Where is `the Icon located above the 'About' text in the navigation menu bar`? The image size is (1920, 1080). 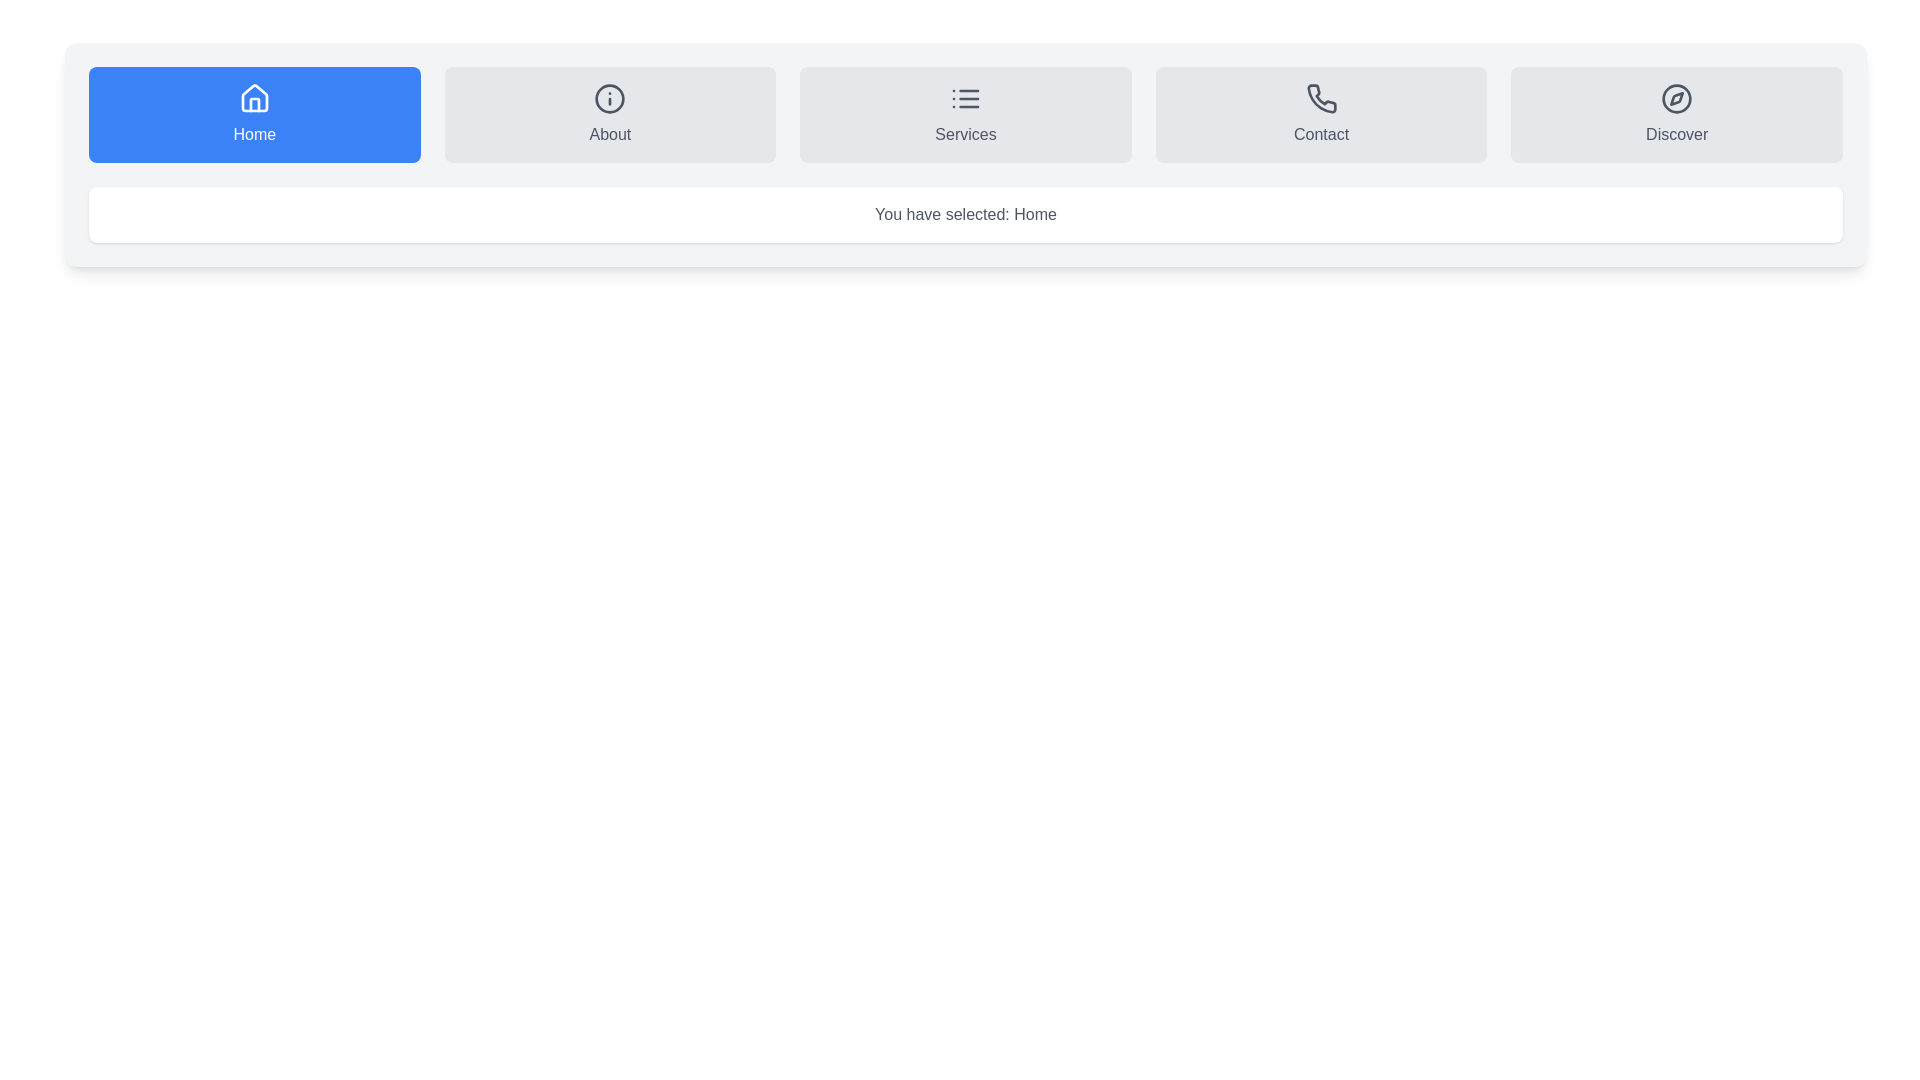
the Icon located above the 'About' text in the navigation menu bar is located at coordinates (609, 99).